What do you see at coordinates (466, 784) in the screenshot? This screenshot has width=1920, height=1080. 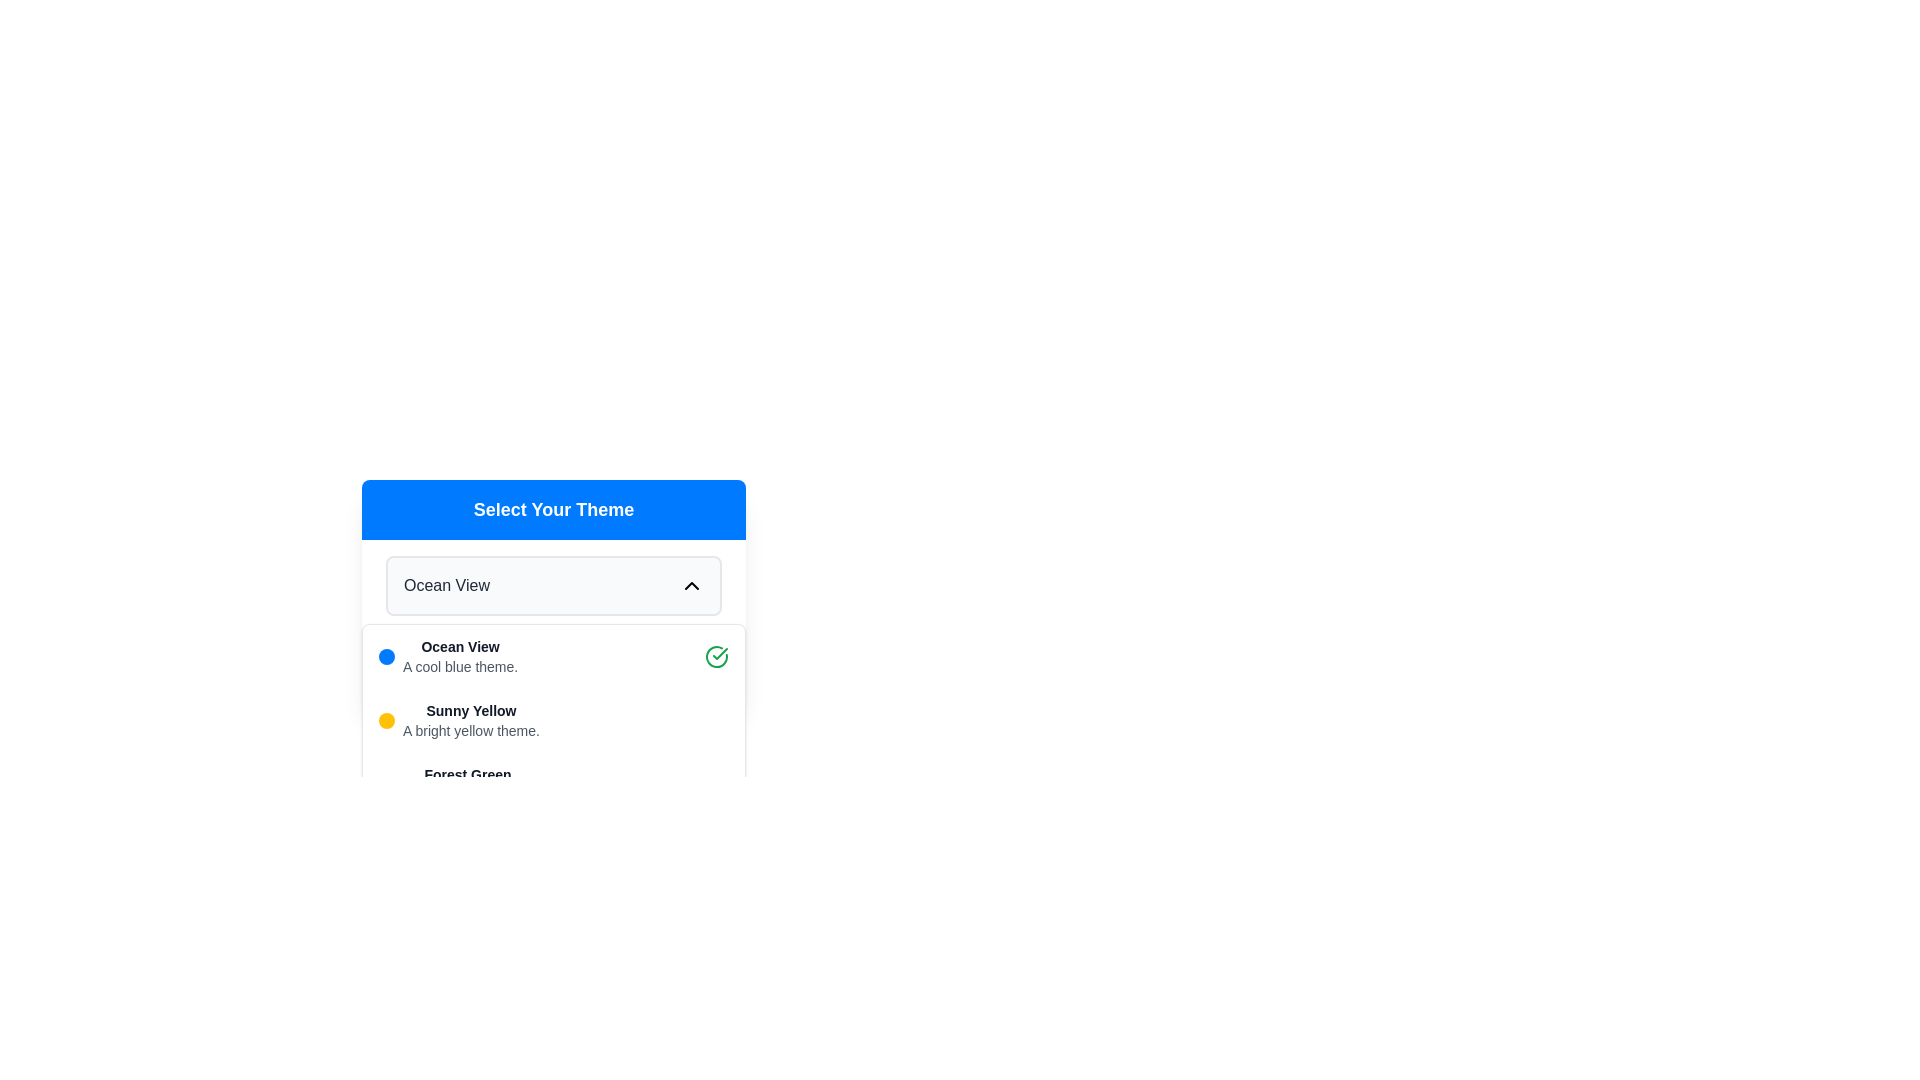 I see `the 'Forest Green' theme option descriptor, which is the third option in the vertical list under the 'Select Your Theme' dropdown menu` at bounding box center [466, 784].